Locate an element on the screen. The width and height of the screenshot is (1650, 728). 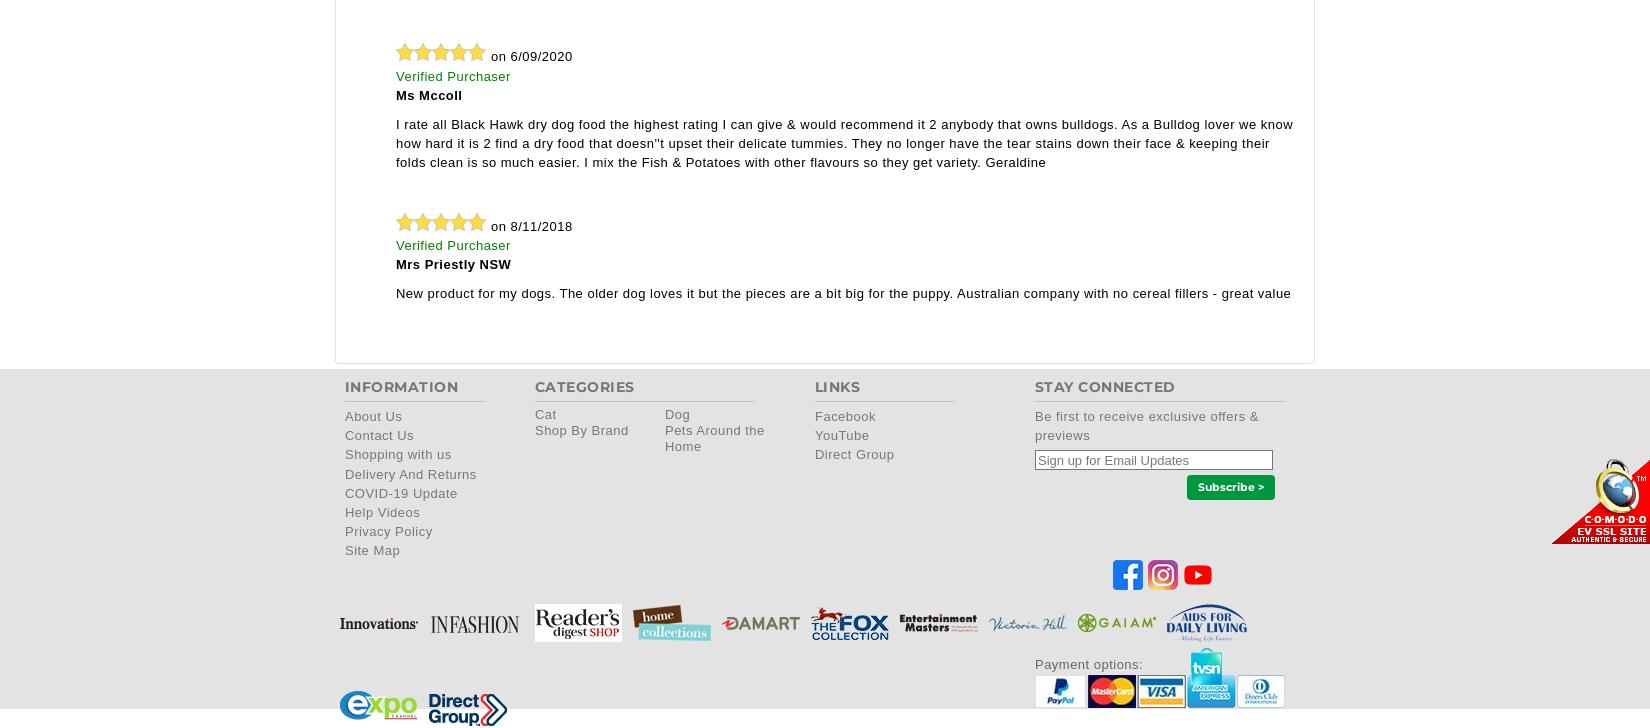
'Direct Group' is located at coordinates (813, 454).